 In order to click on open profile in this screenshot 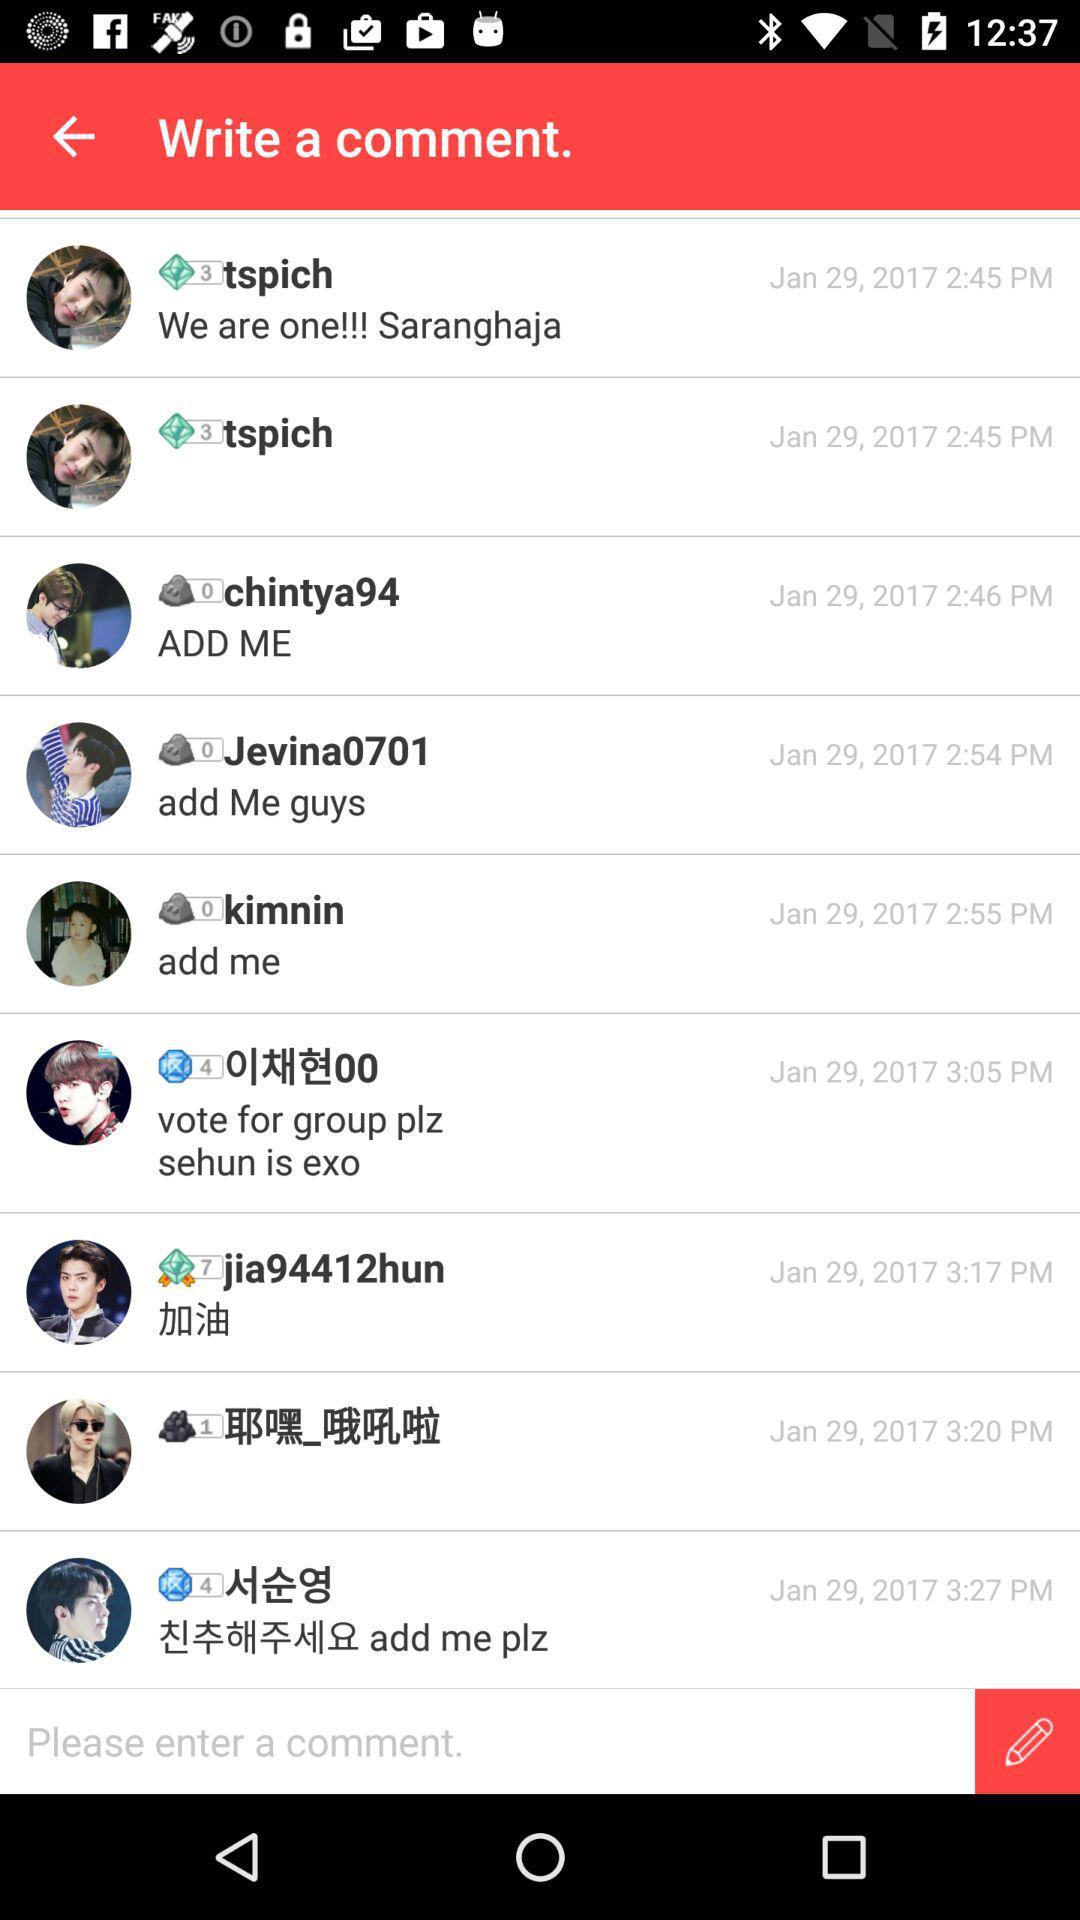, I will do `click(77, 1451)`.